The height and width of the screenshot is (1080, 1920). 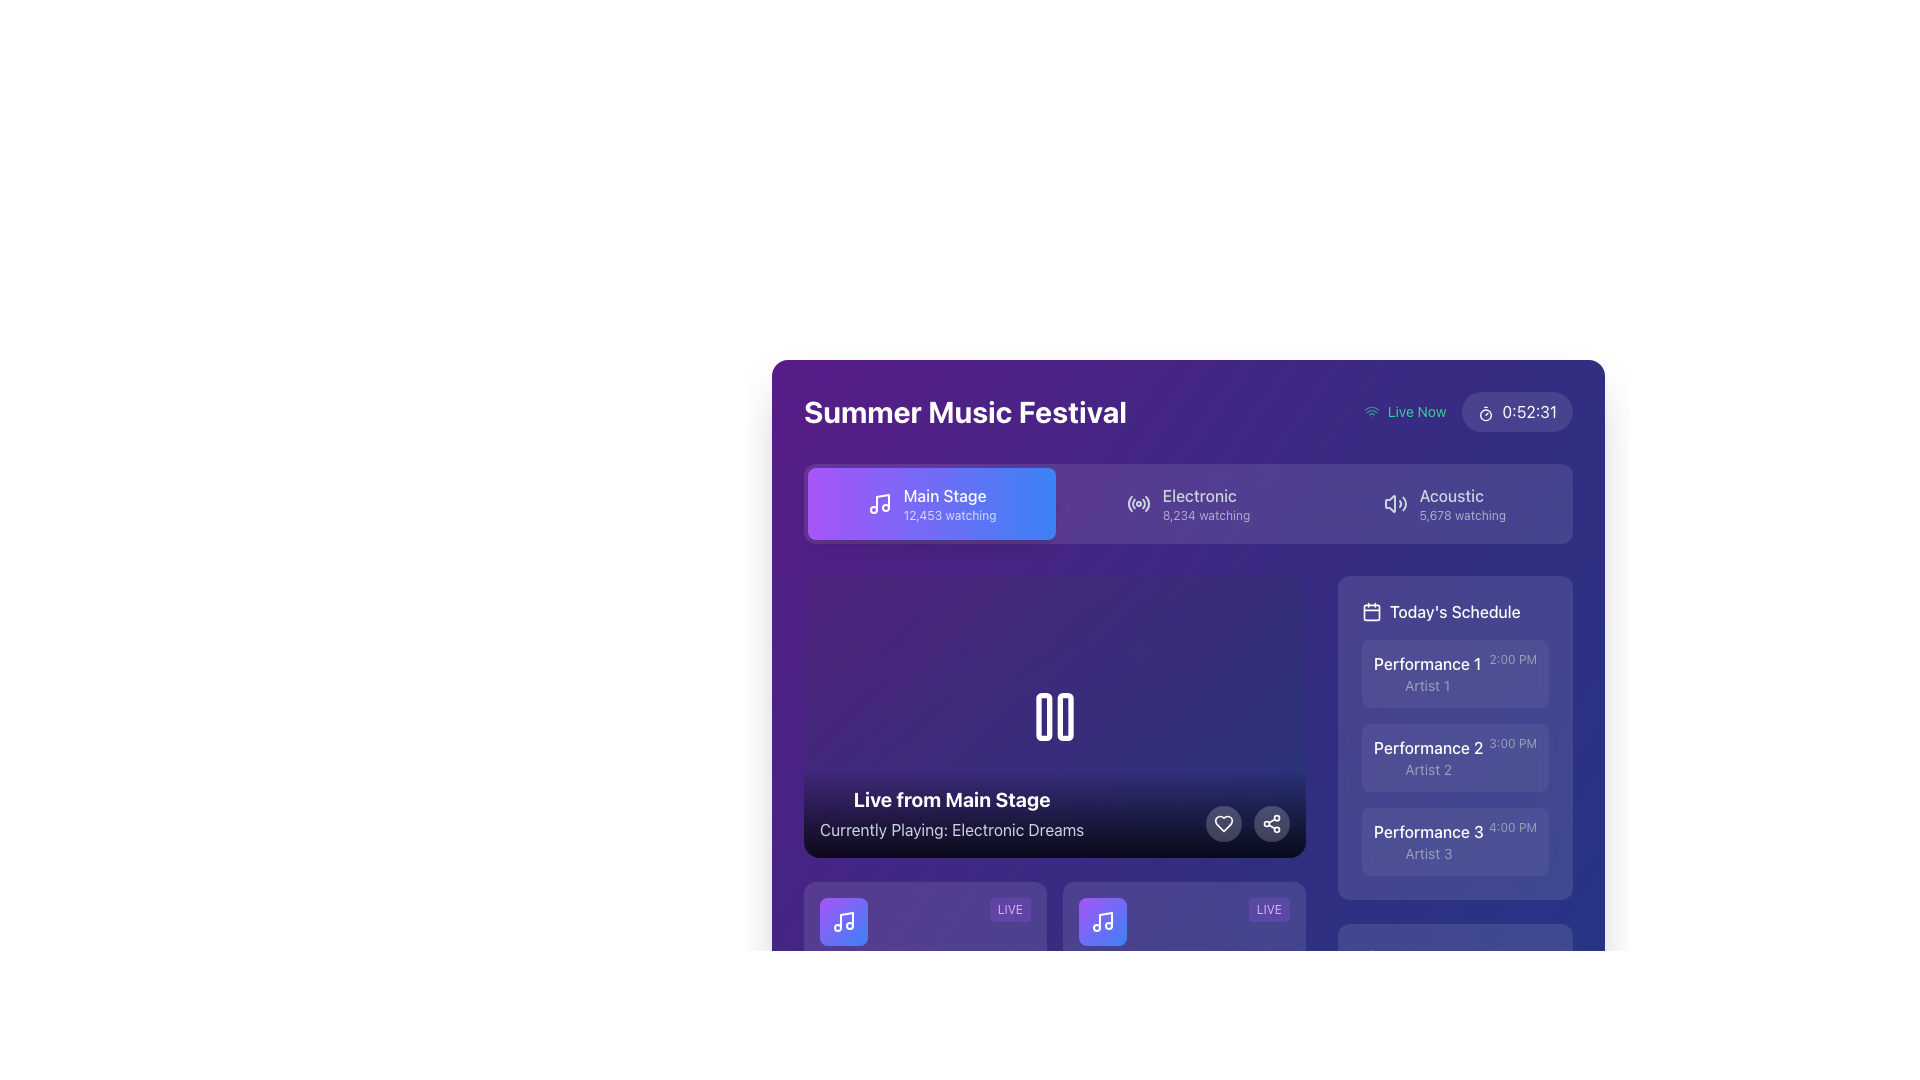 I want to click on the musical note icon with a rounded square gradient background transitioning from purple to blue, so click(x=1102, y=921).